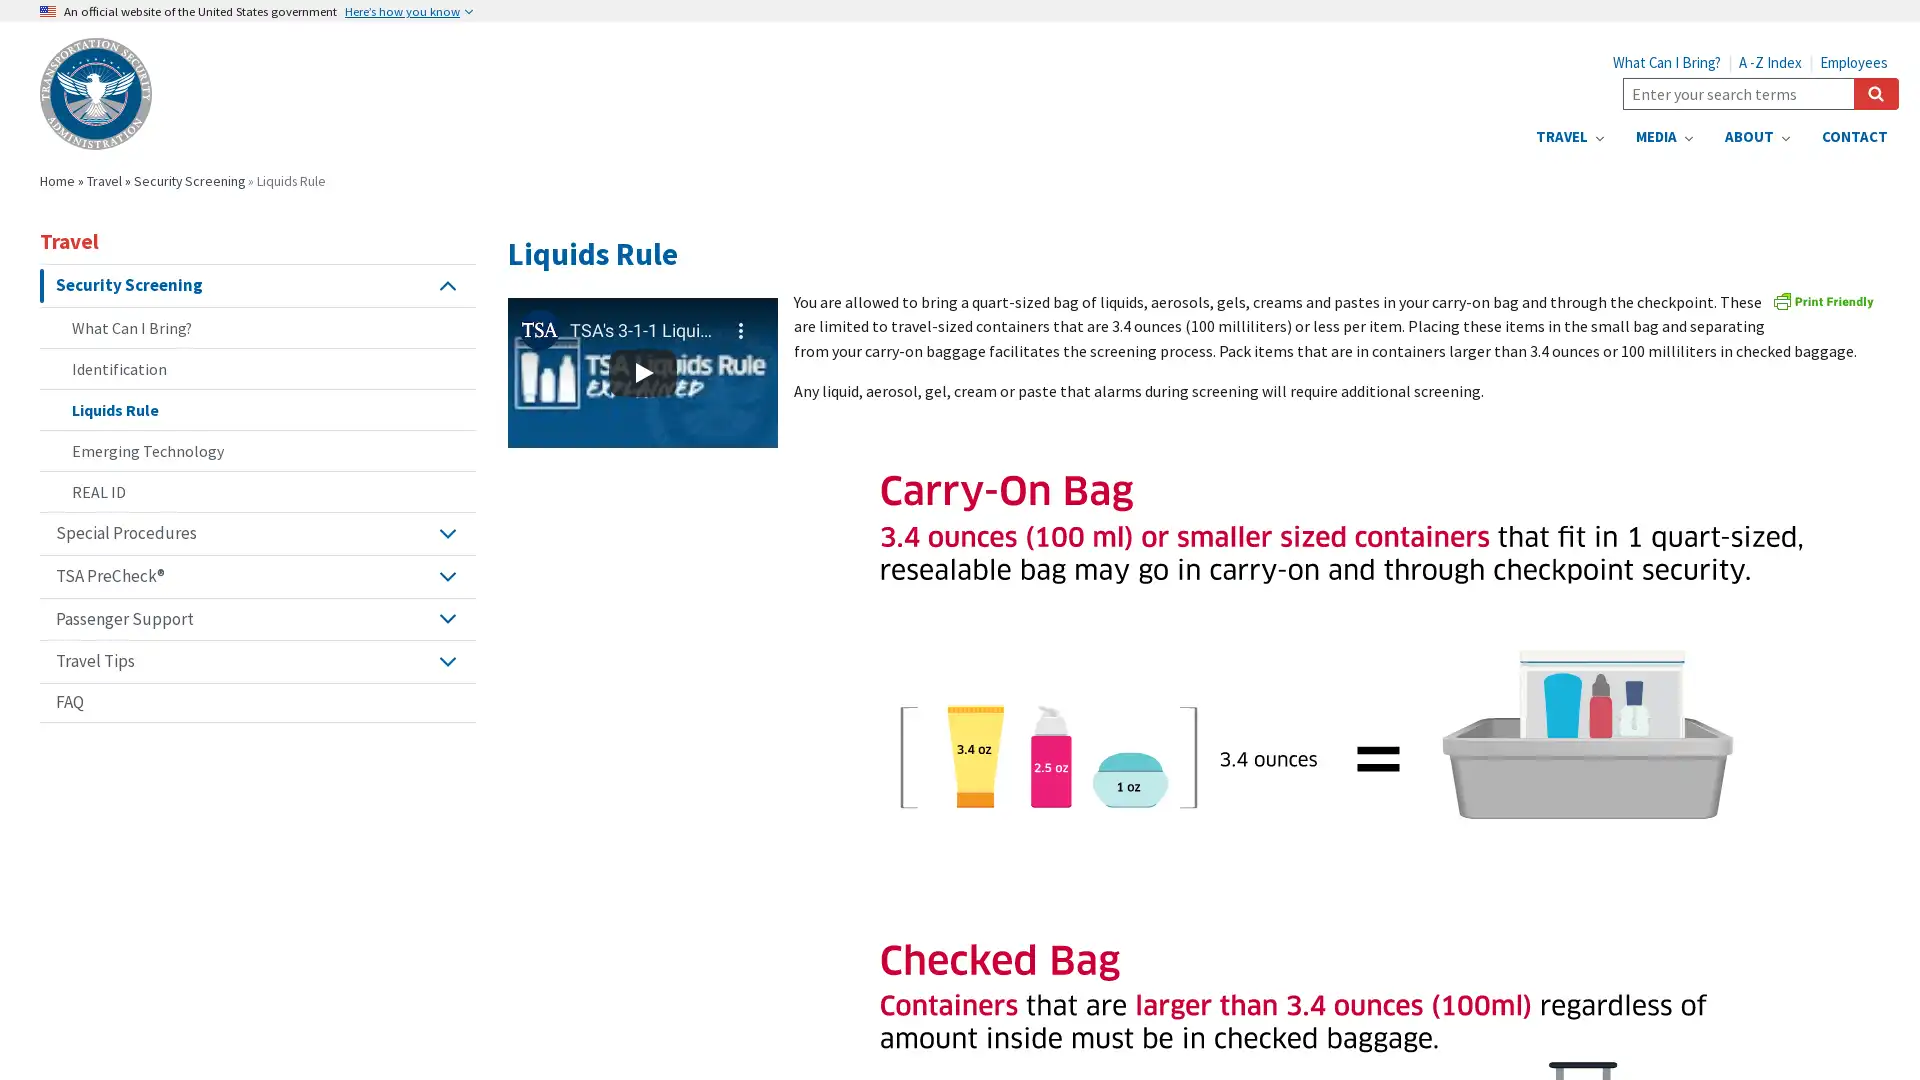 The image size is (1920, 1080). I want to click on MEDIA, so click(1664, 136).